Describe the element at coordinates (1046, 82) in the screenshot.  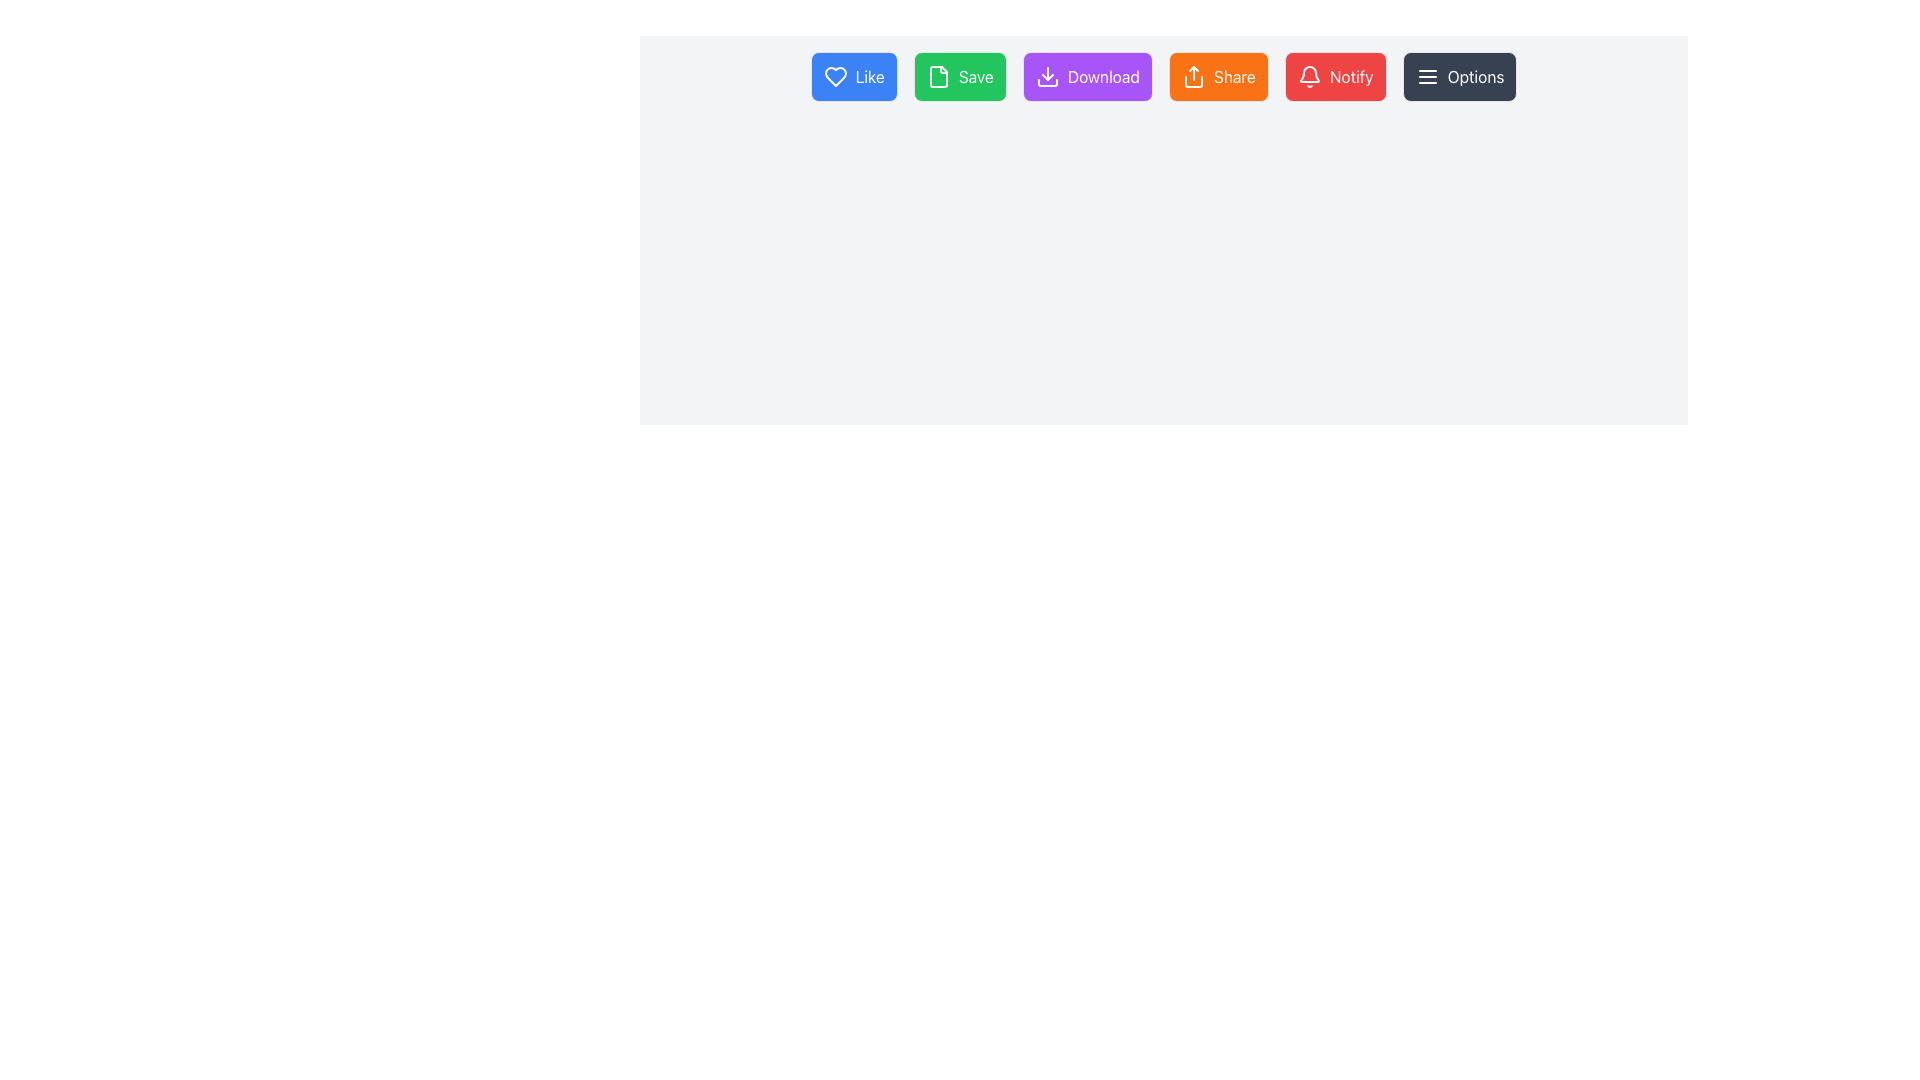
I see `the purple 'Download' icon button featuring a downward arrow` at that location.